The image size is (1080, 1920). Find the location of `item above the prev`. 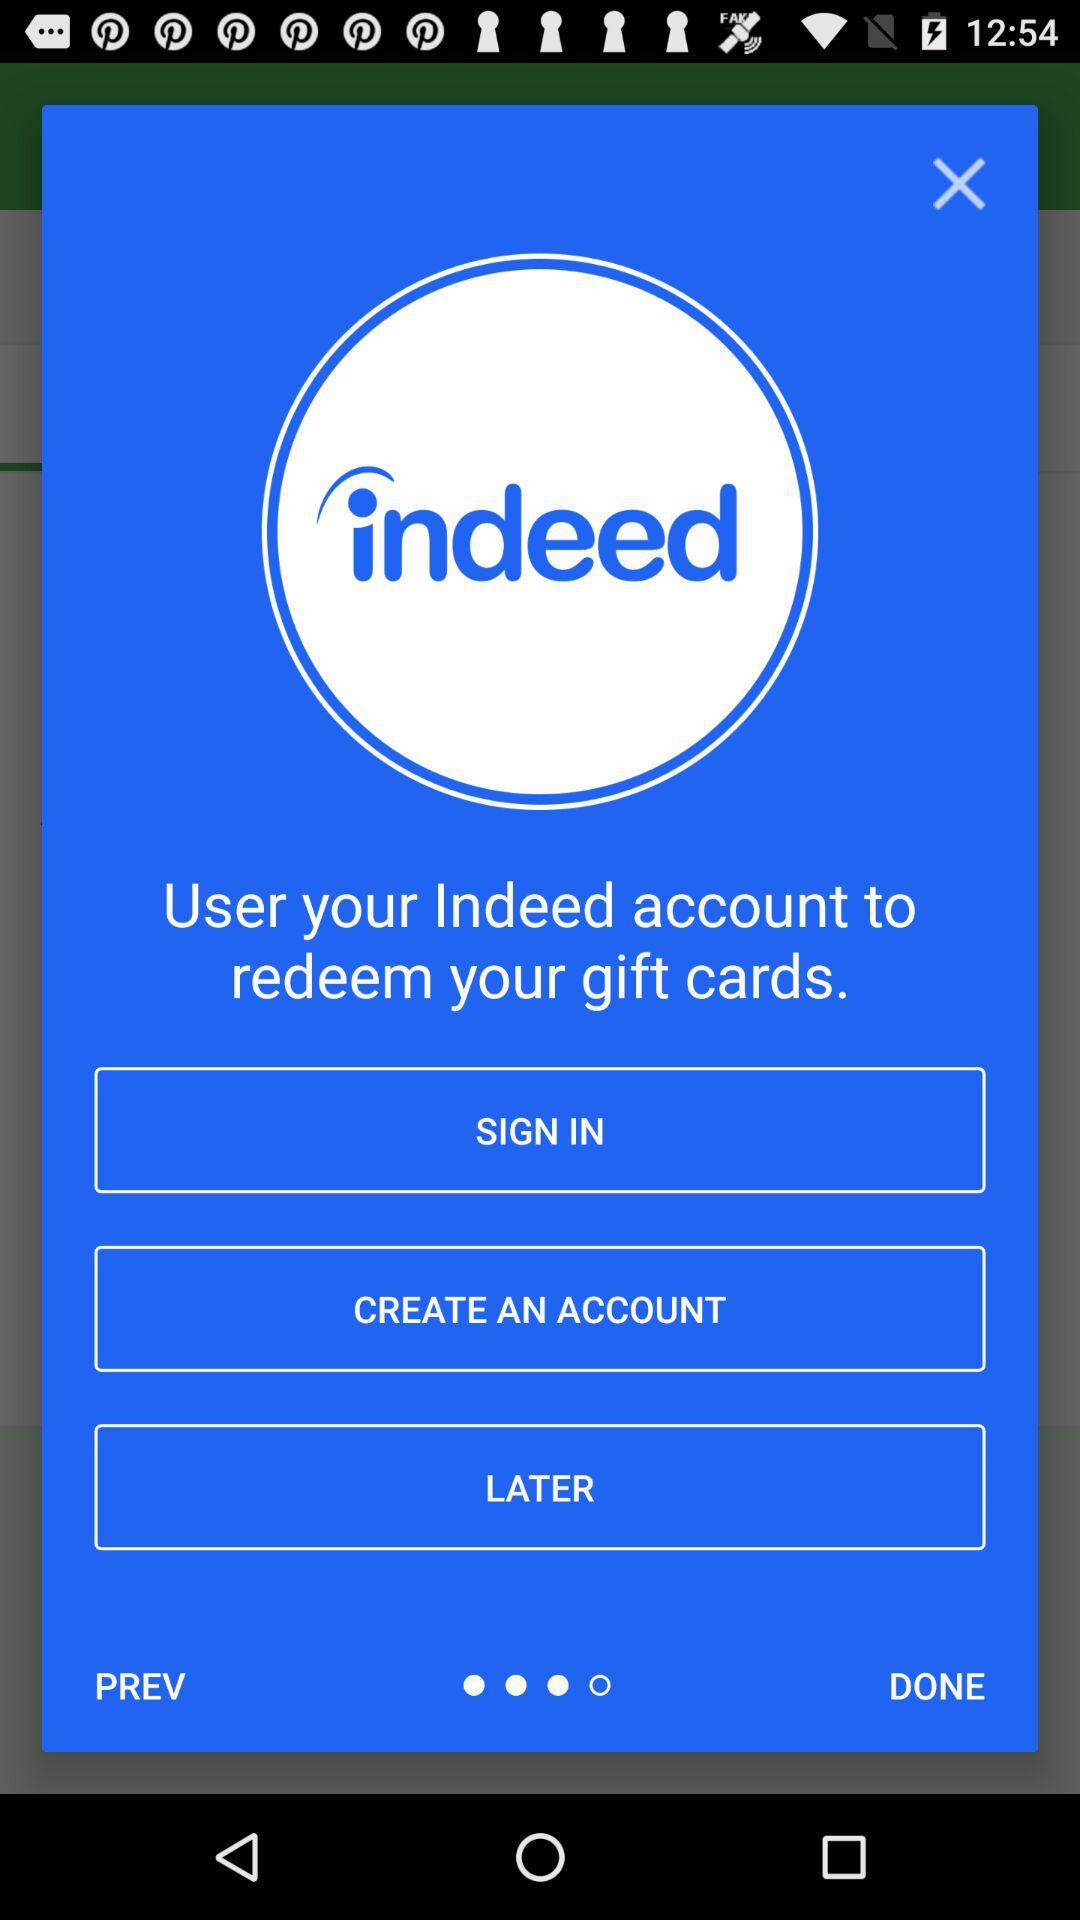

item above the prev is located at coordinates (540, 1487).